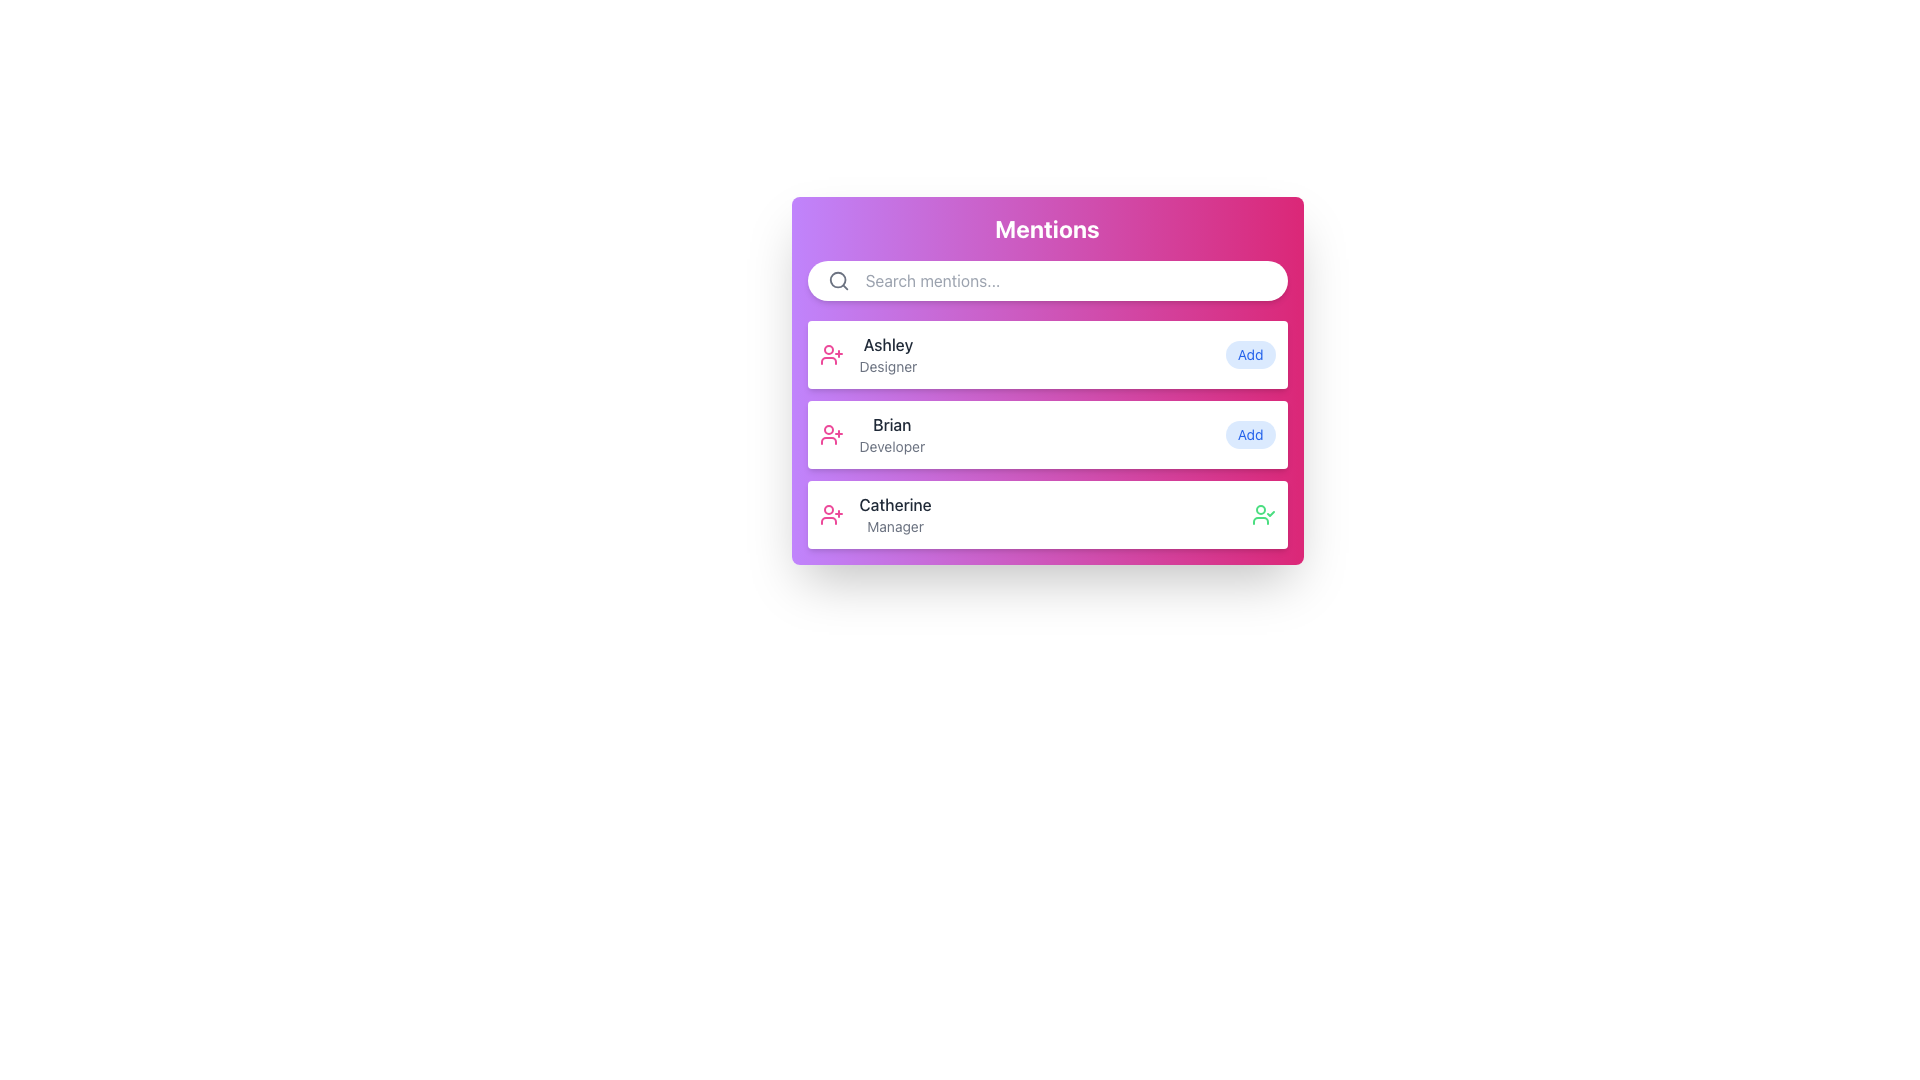  I want to click on the text label identifying the user, so click(887, 343).